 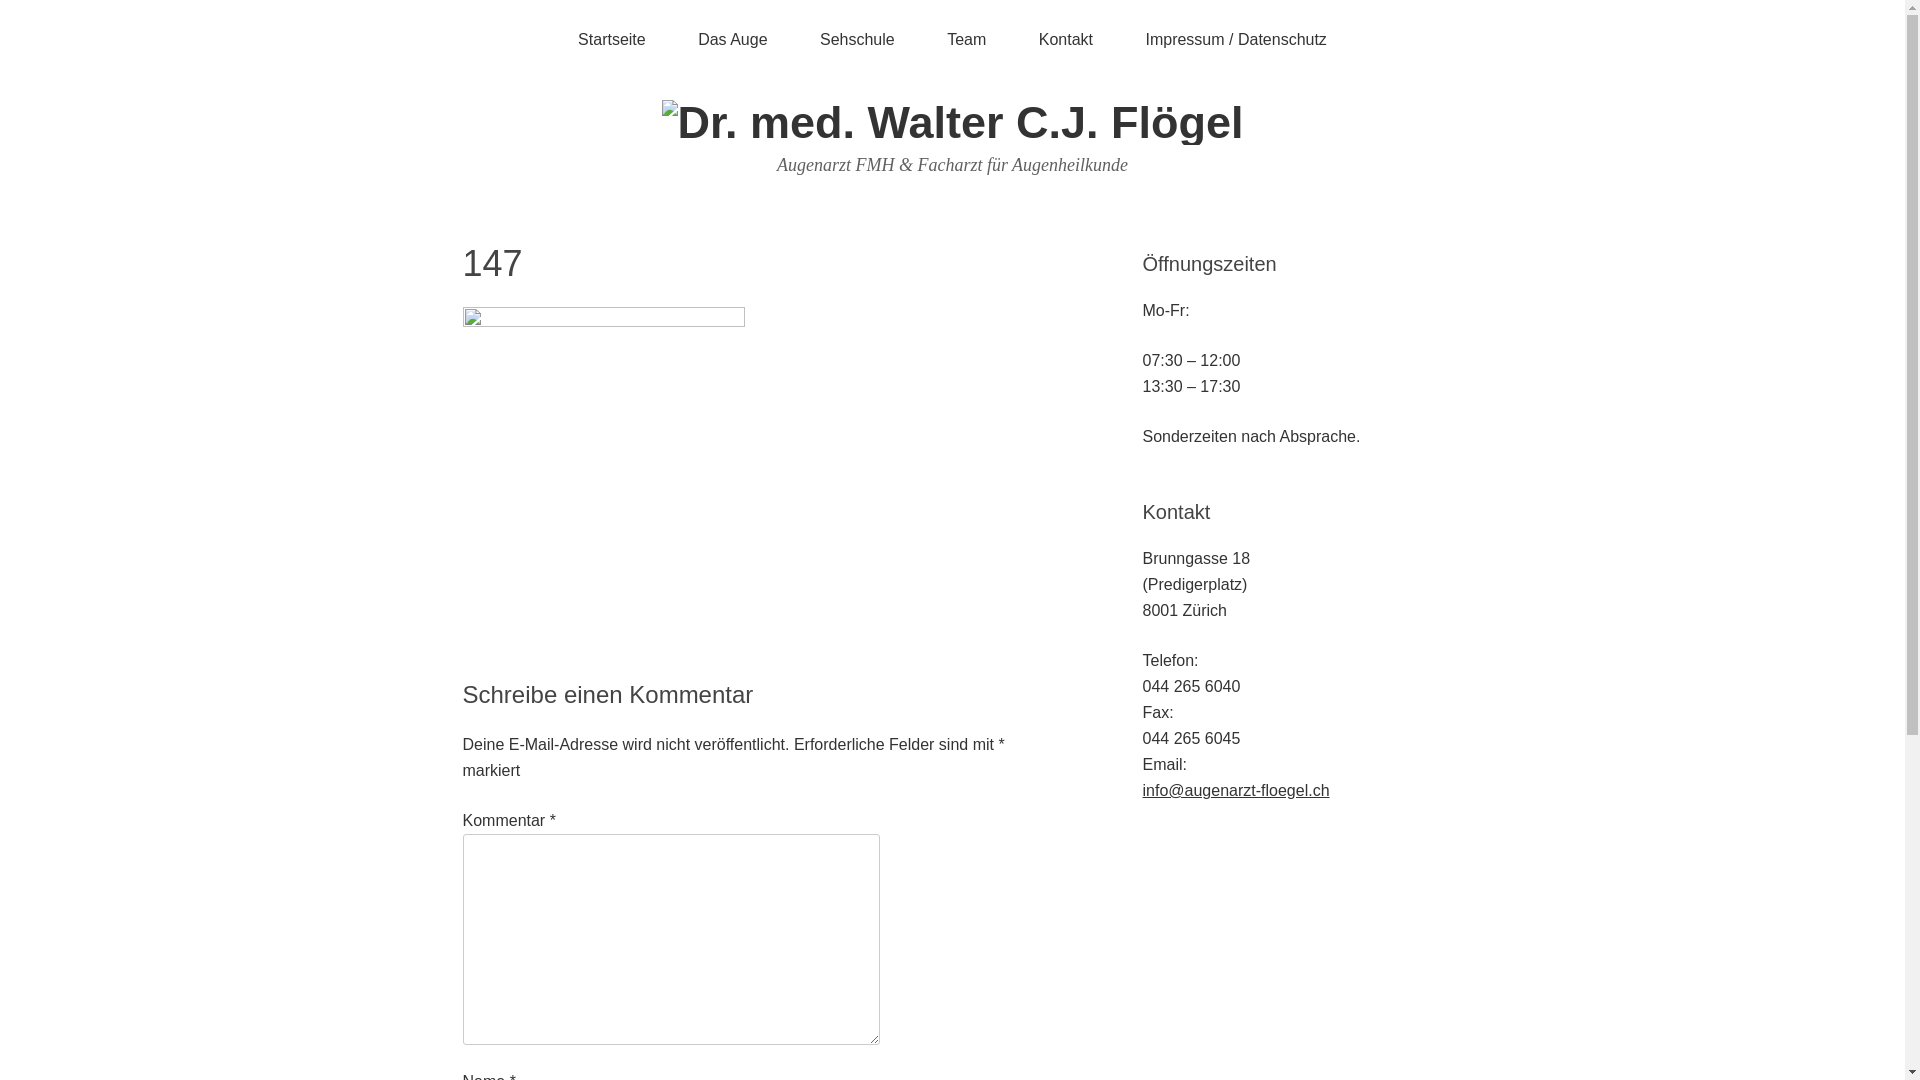 I want to click on 'info@augenarzt-floegel.ch', so click(x=1234, y=789).